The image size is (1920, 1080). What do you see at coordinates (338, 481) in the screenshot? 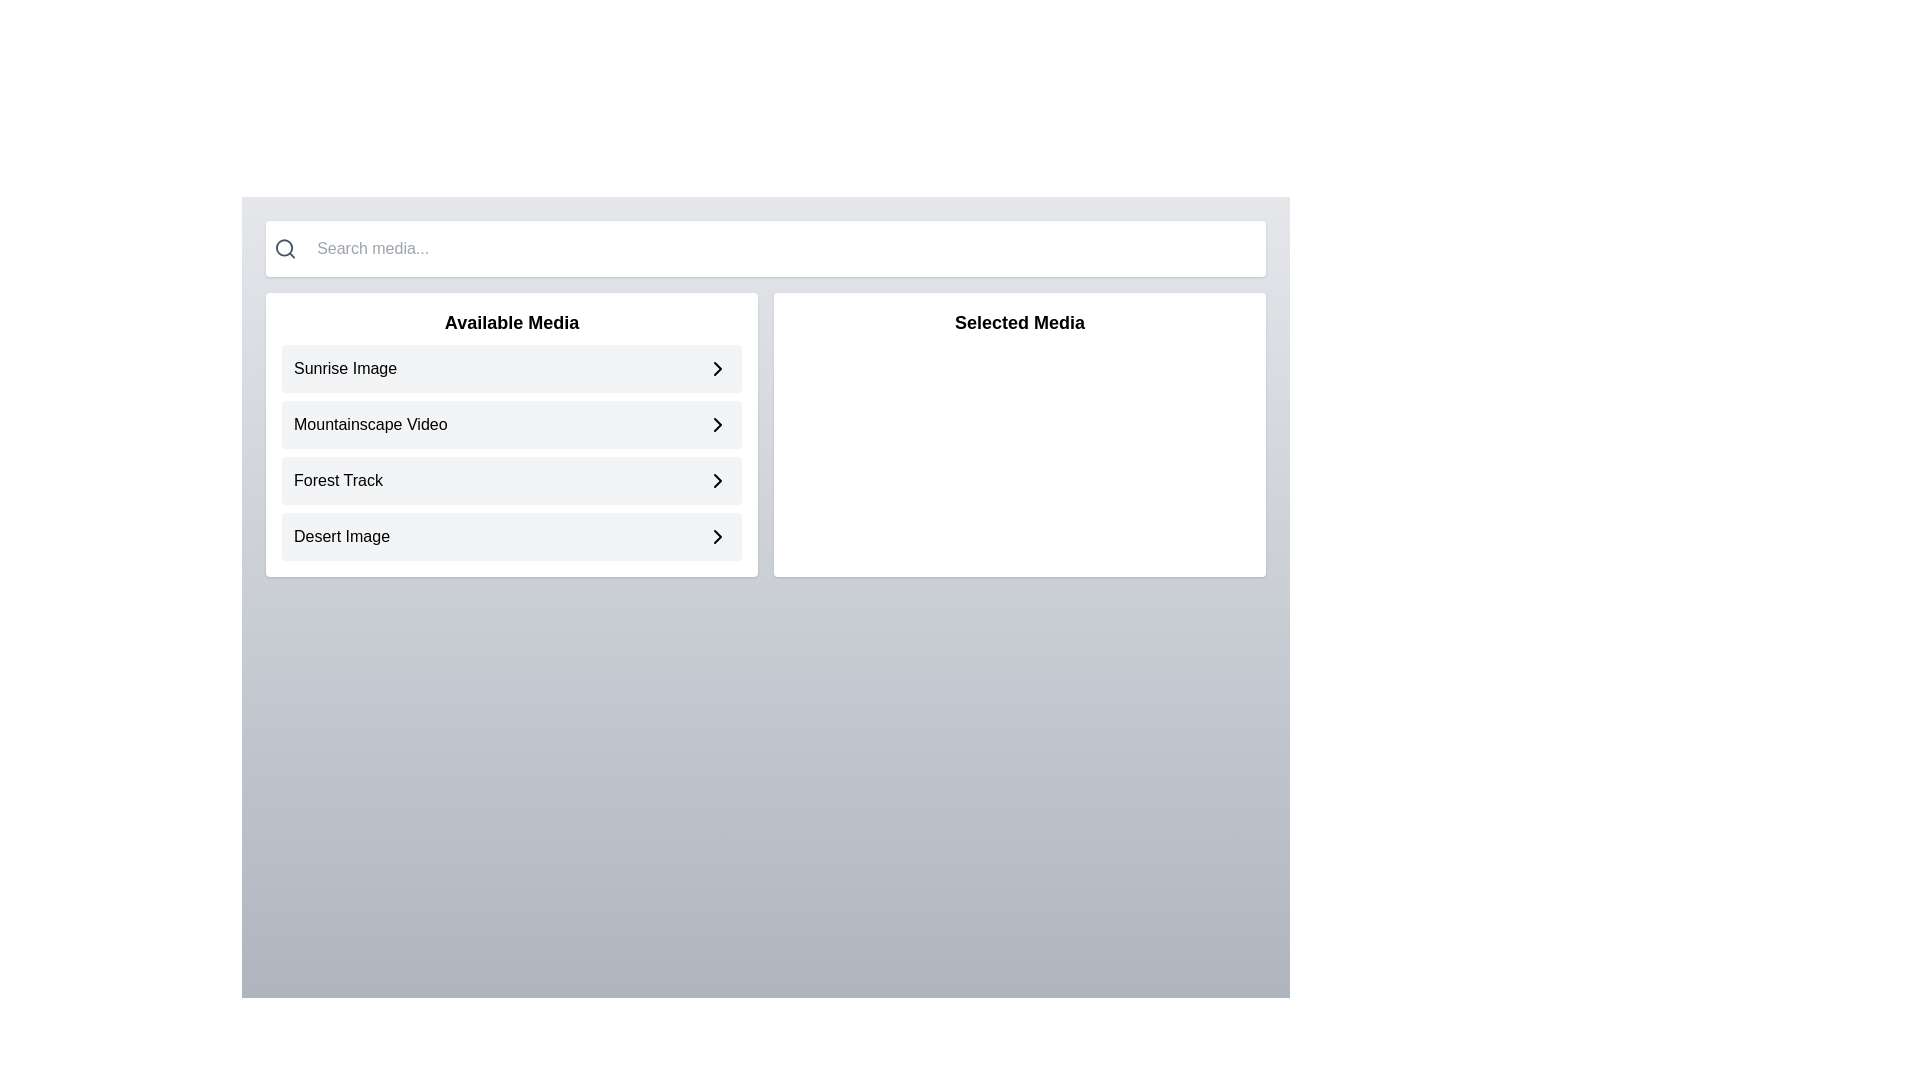
I see `the 'Forest Track' text label, which is a bold label in a light gray rectangular box` at bounding box center [338, 481].